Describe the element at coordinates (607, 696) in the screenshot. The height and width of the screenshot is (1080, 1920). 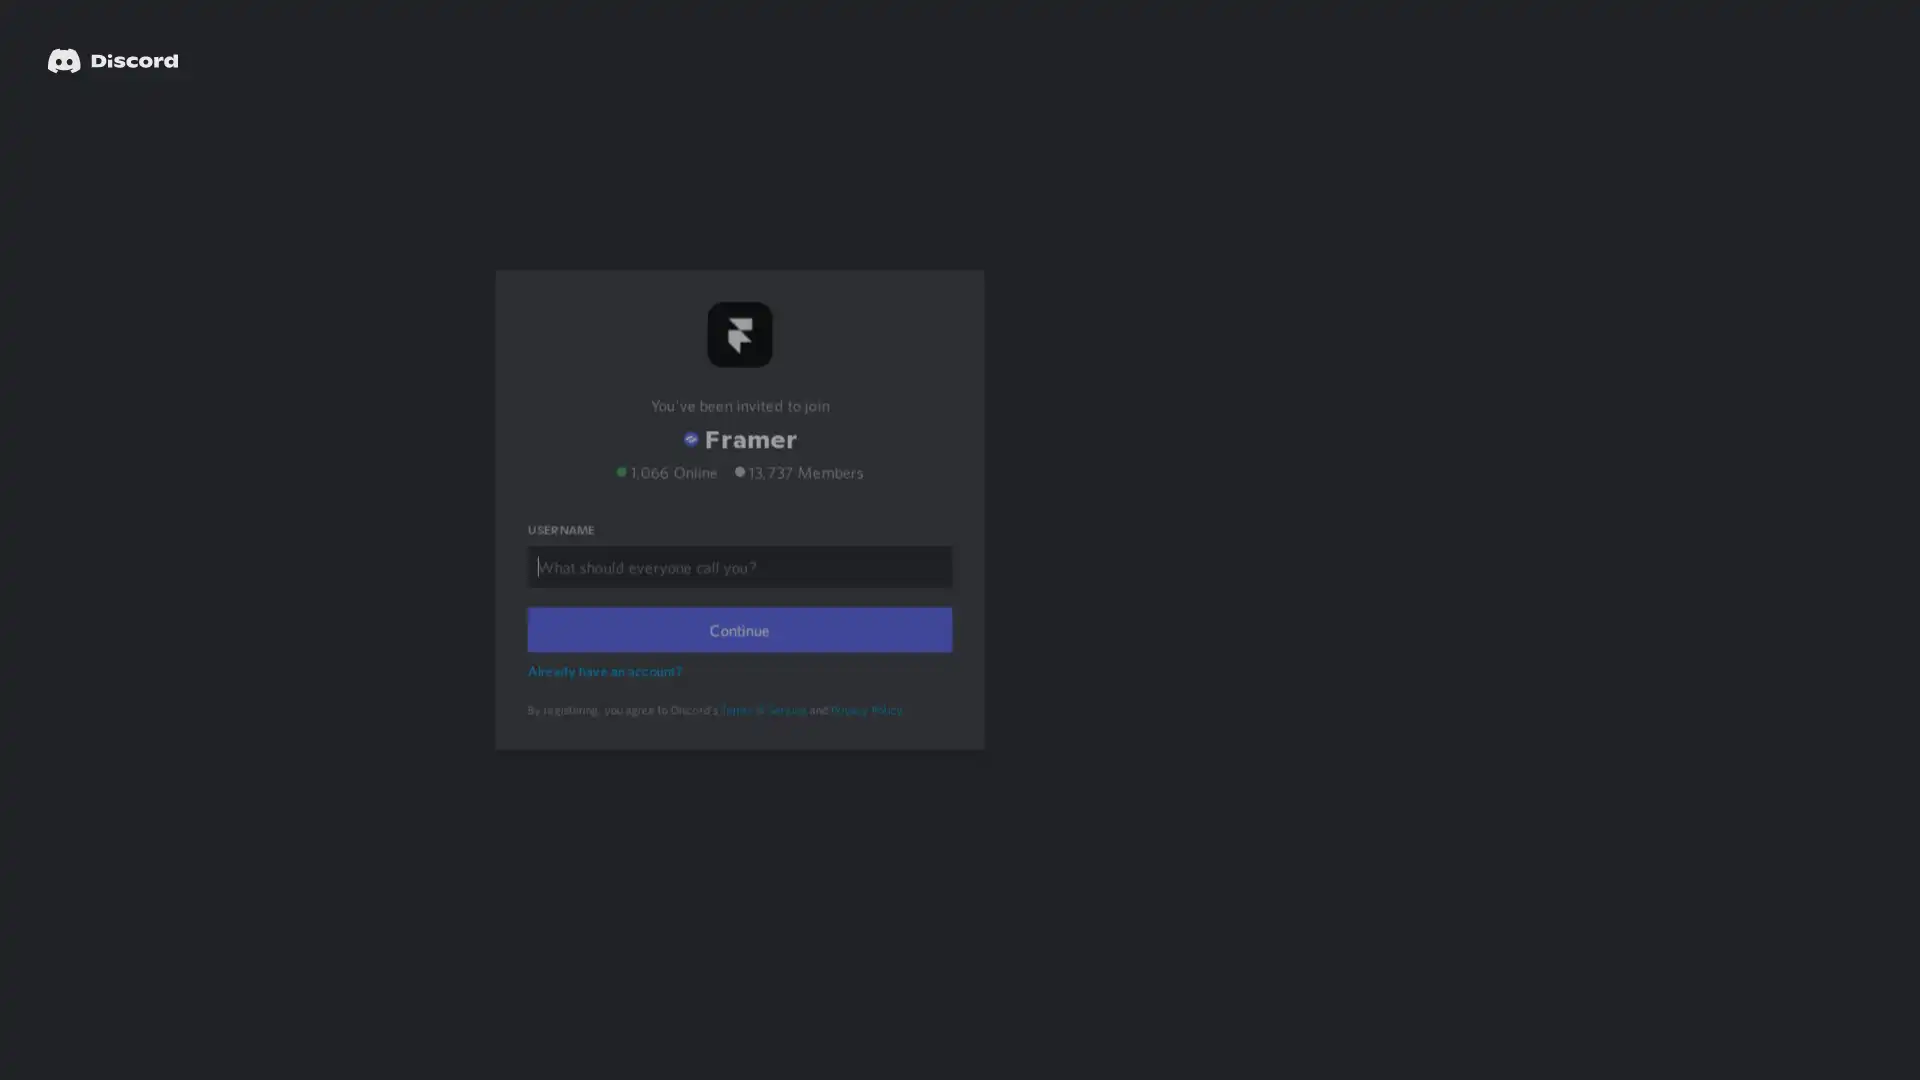
I see `Already have an account?` at that location.